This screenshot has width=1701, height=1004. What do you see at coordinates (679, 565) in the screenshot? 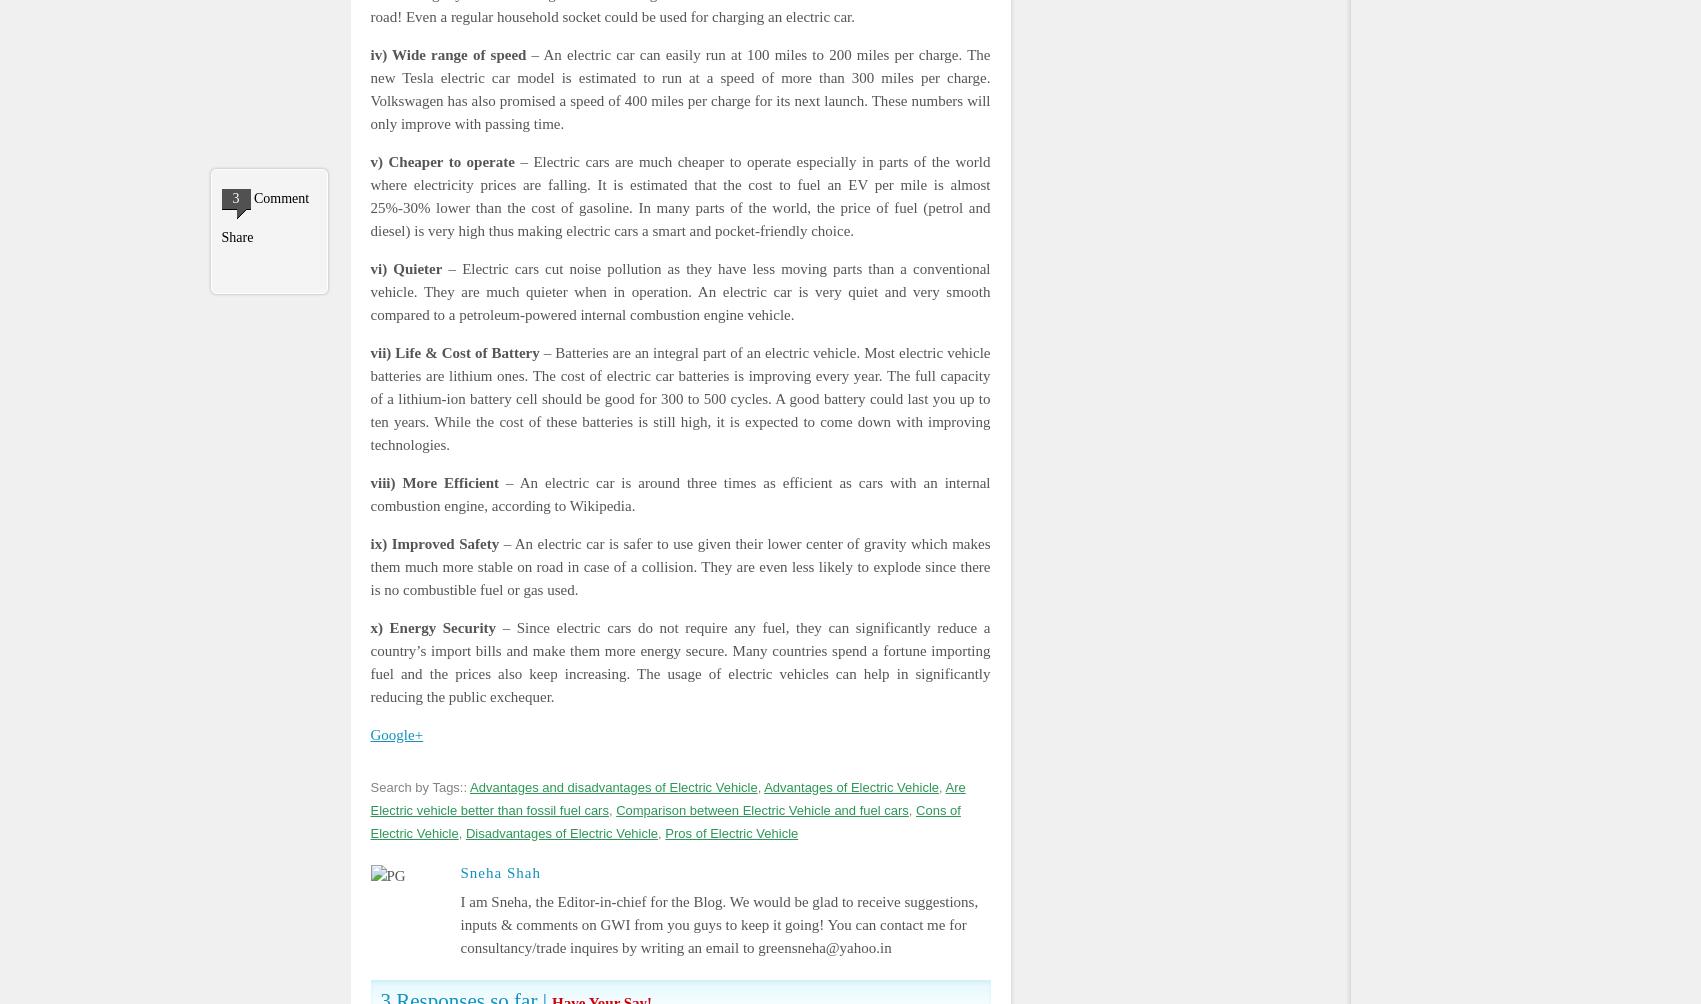
I see `'– An electric car is safer to use given their lower center of gravity which makes them much more stable on road in case of a collision. They are even less likely to explode since there is no combustible fuel or gas used.'` at bounding box center [679, 565].